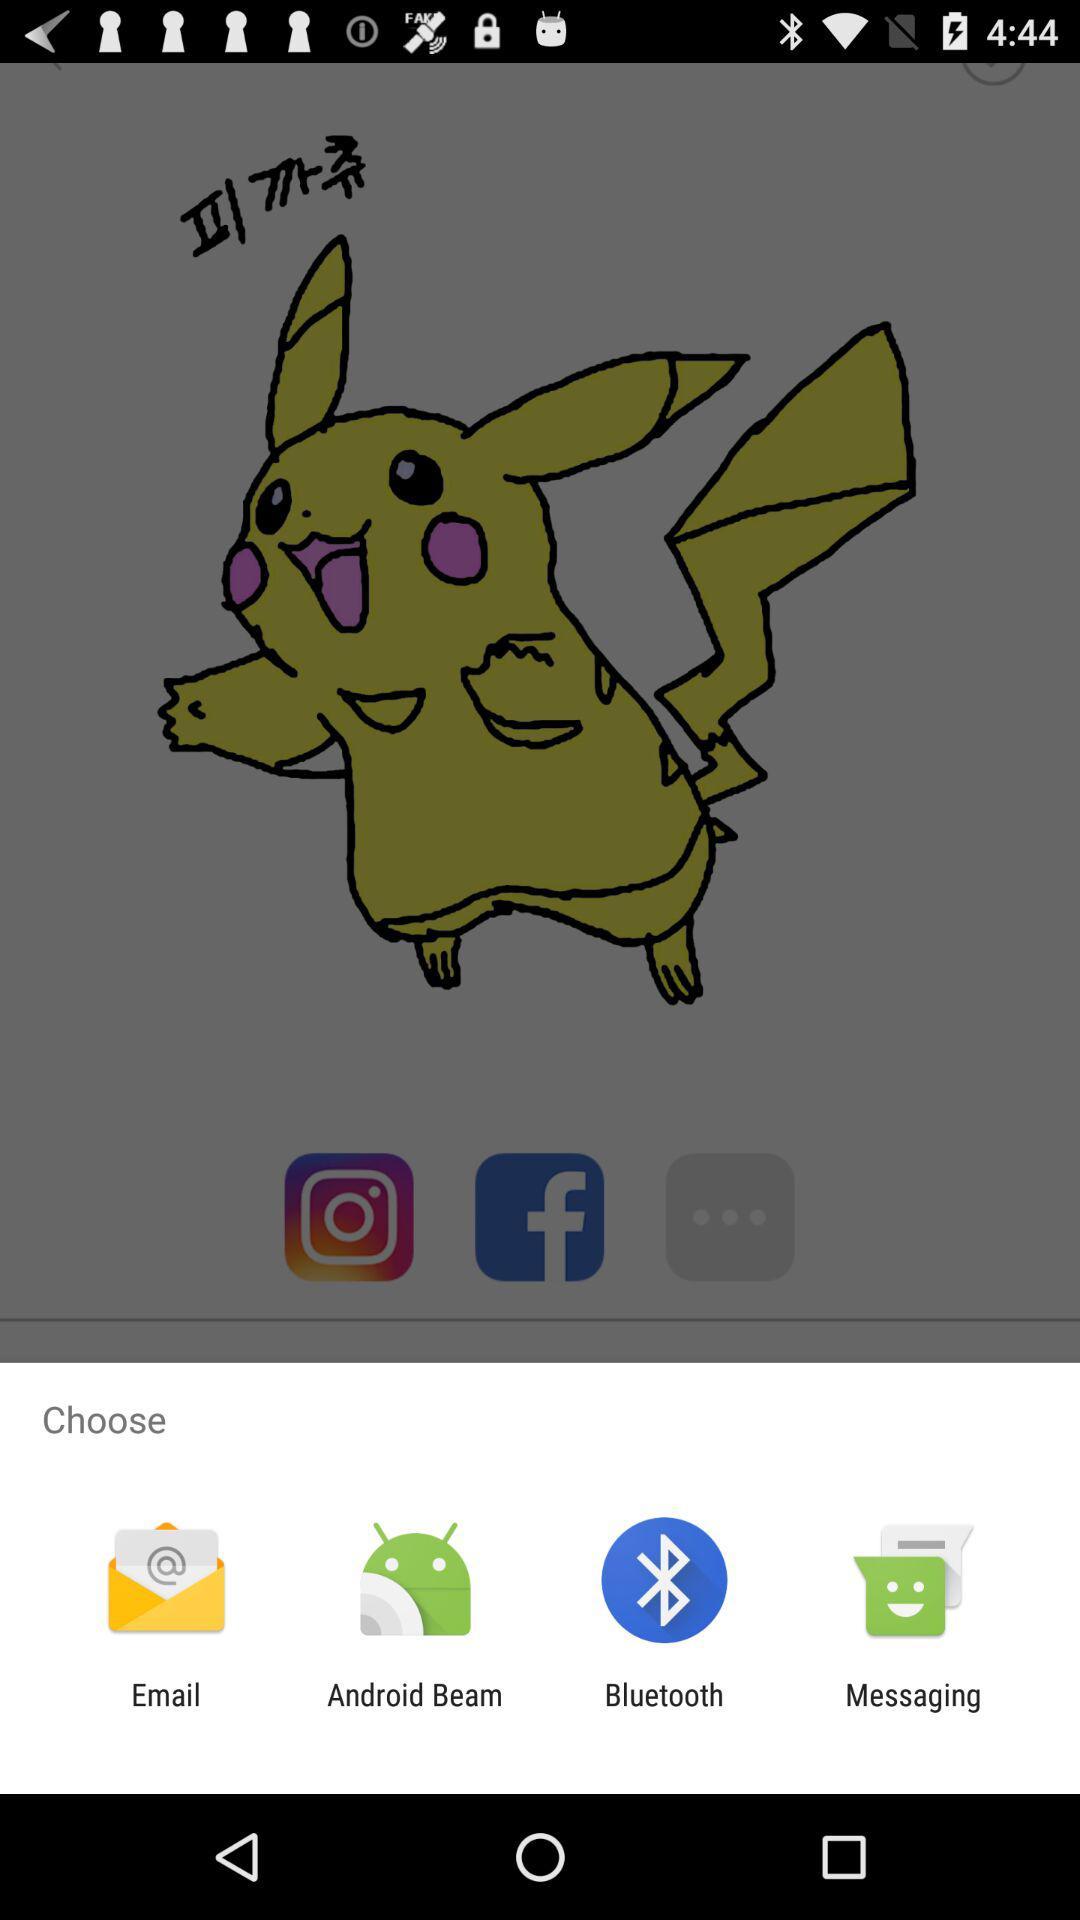 The height and width of the screenshot is (1920, 1080). What do you see at coordinates (664, 1711) in the screenshot?
I see `app to the left of the messaging app` at bounding box center [664, 1711].